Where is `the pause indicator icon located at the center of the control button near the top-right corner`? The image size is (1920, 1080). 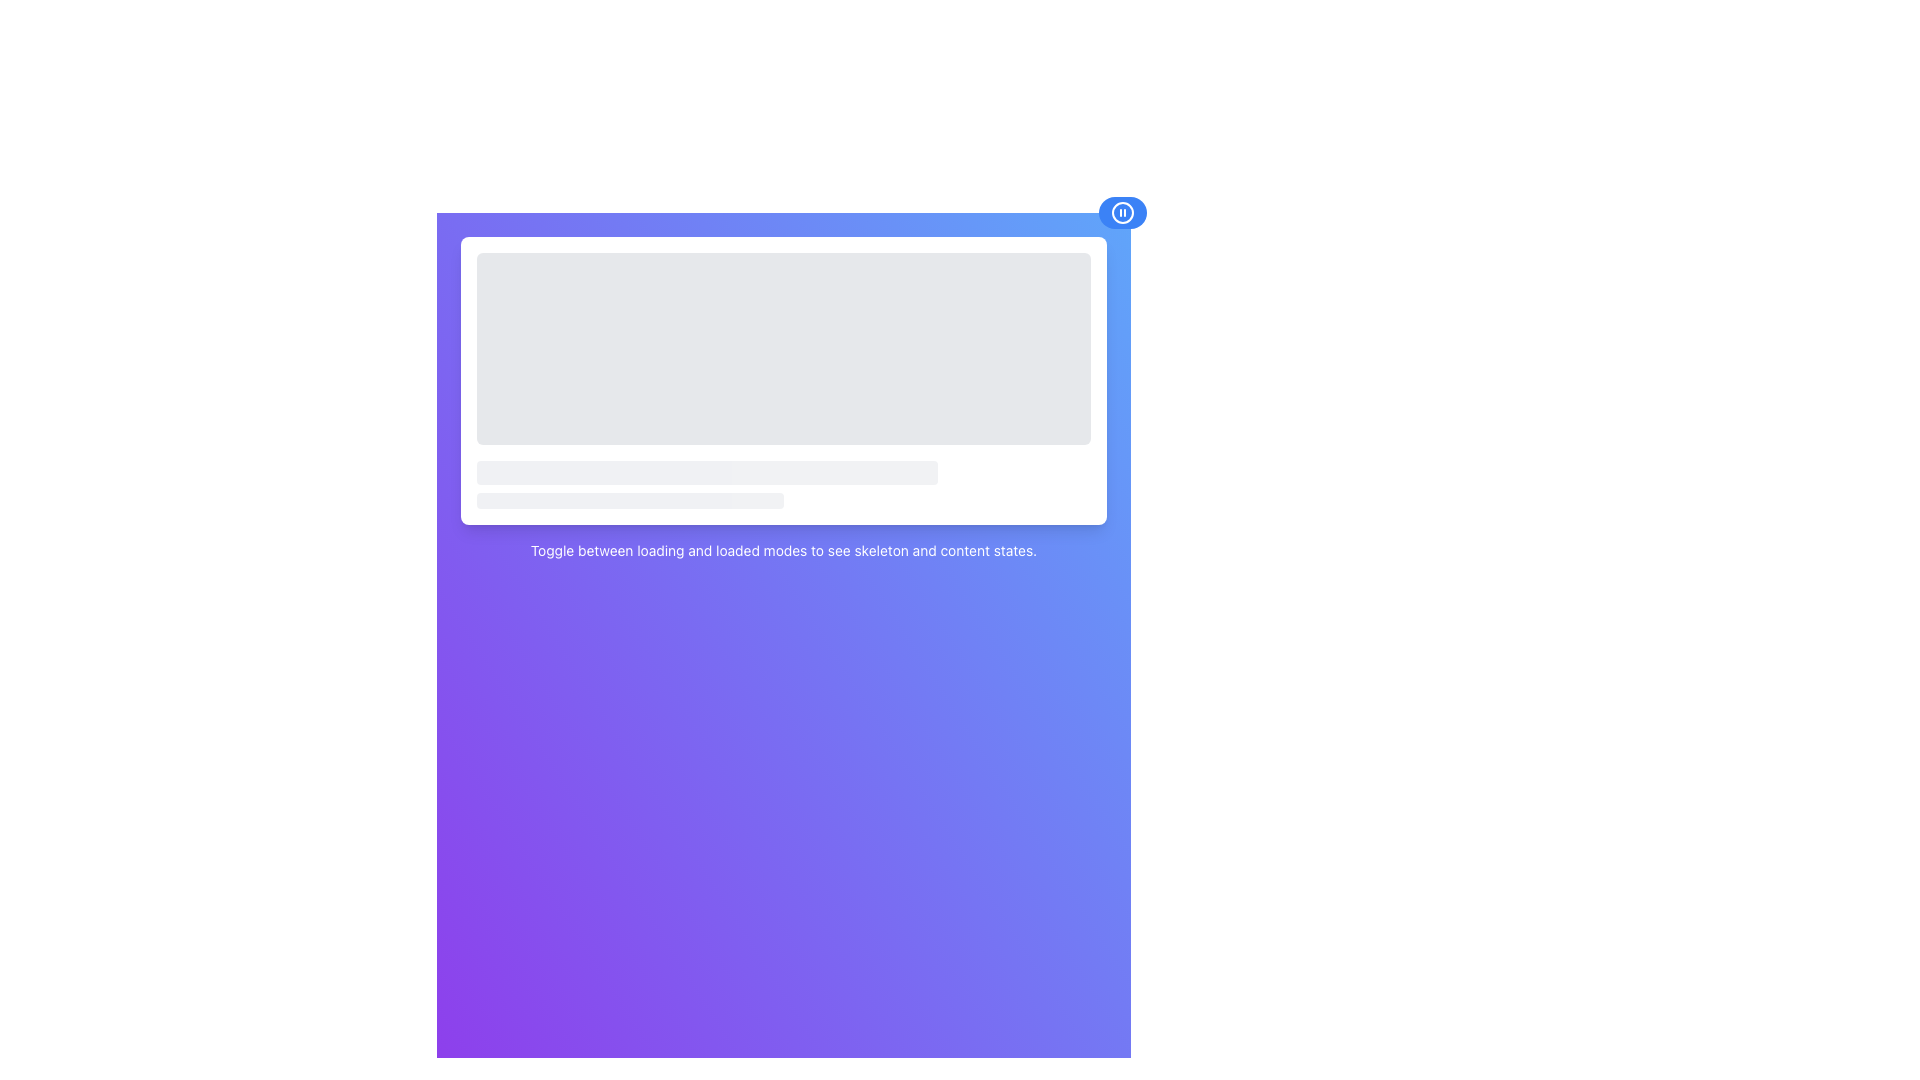
the pause indicator icon located at the center of the control button near the top-right corner is located at coordinates (1123, 212).